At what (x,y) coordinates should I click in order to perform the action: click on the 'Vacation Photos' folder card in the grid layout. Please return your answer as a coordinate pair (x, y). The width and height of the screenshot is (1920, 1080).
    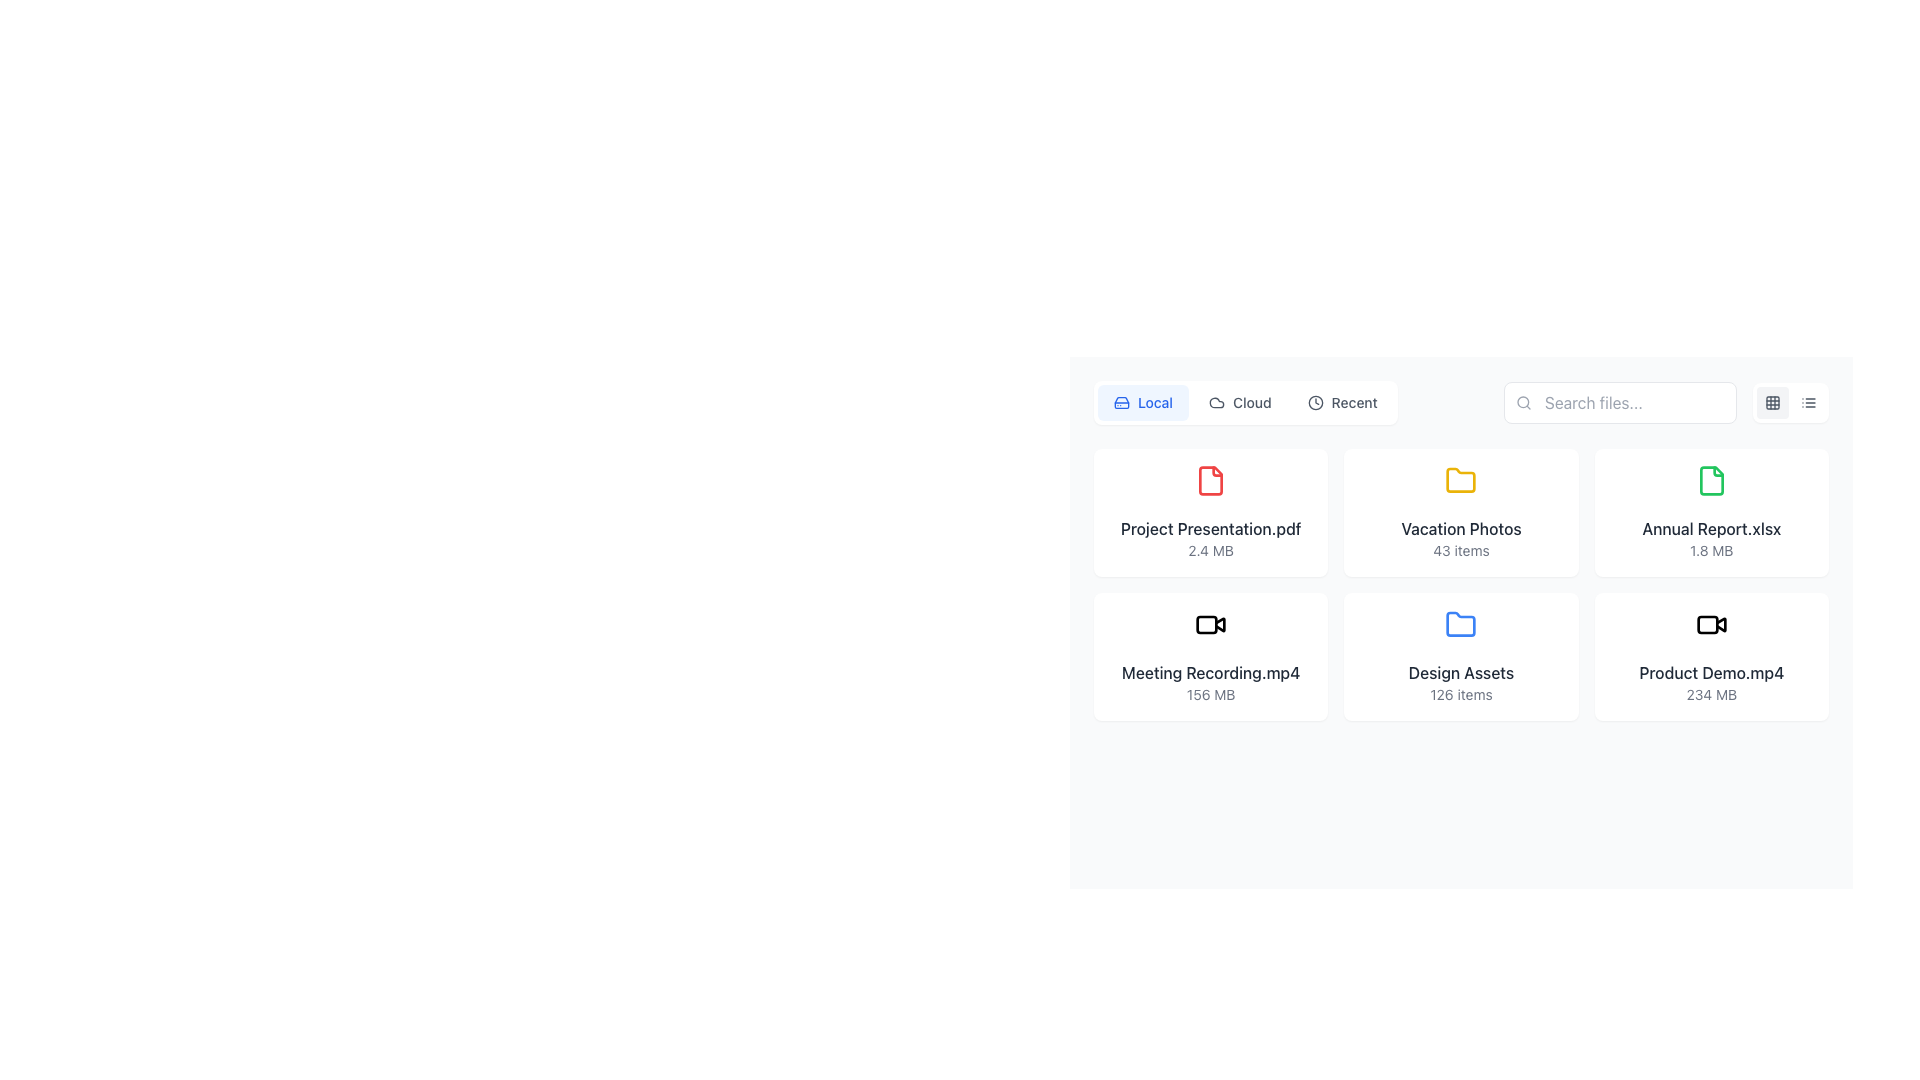
    Looking at the image, I should click on (1461, 512).